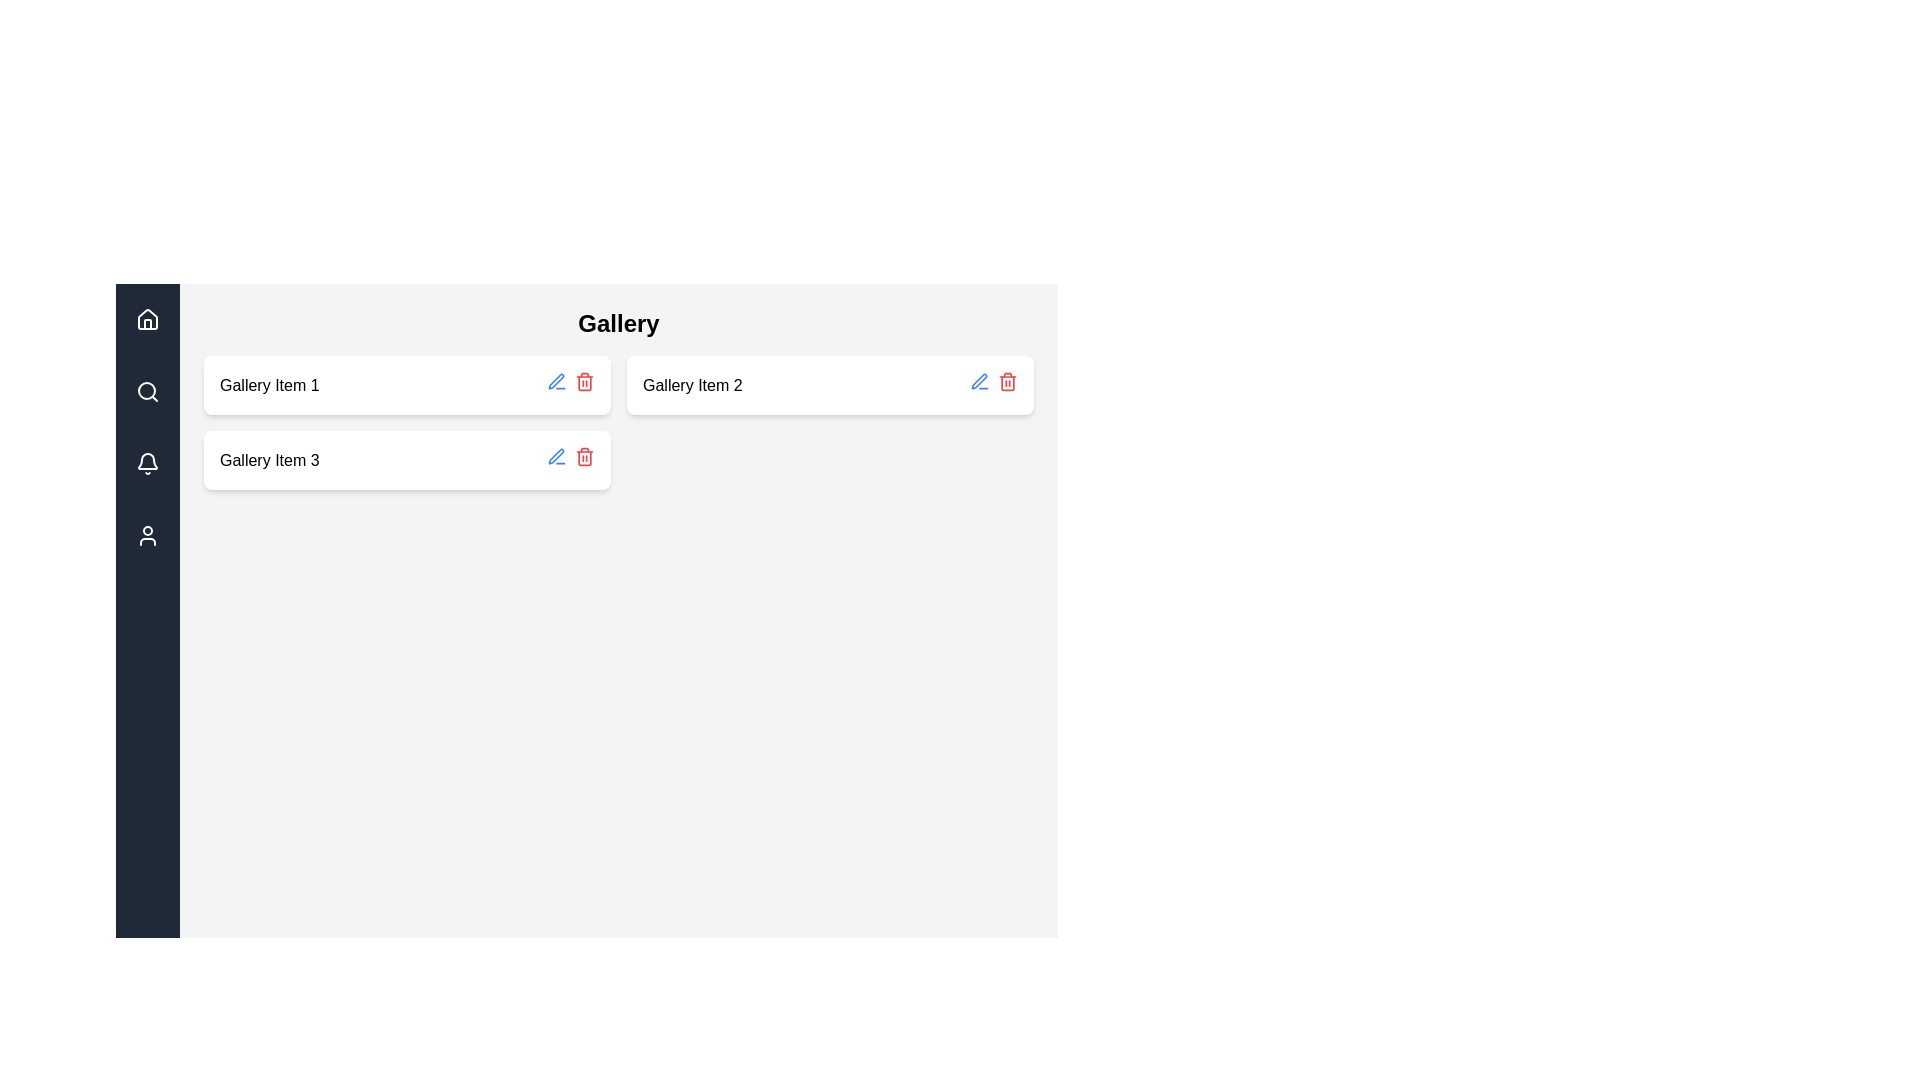 The height and width of the screenshot is (1080, 1920). What do you see at coordinates (147, 463) in the screenshot?
I see `the interactive circular button with a bell icon located in the vertical sidebar` at bounding box center [147, 463].